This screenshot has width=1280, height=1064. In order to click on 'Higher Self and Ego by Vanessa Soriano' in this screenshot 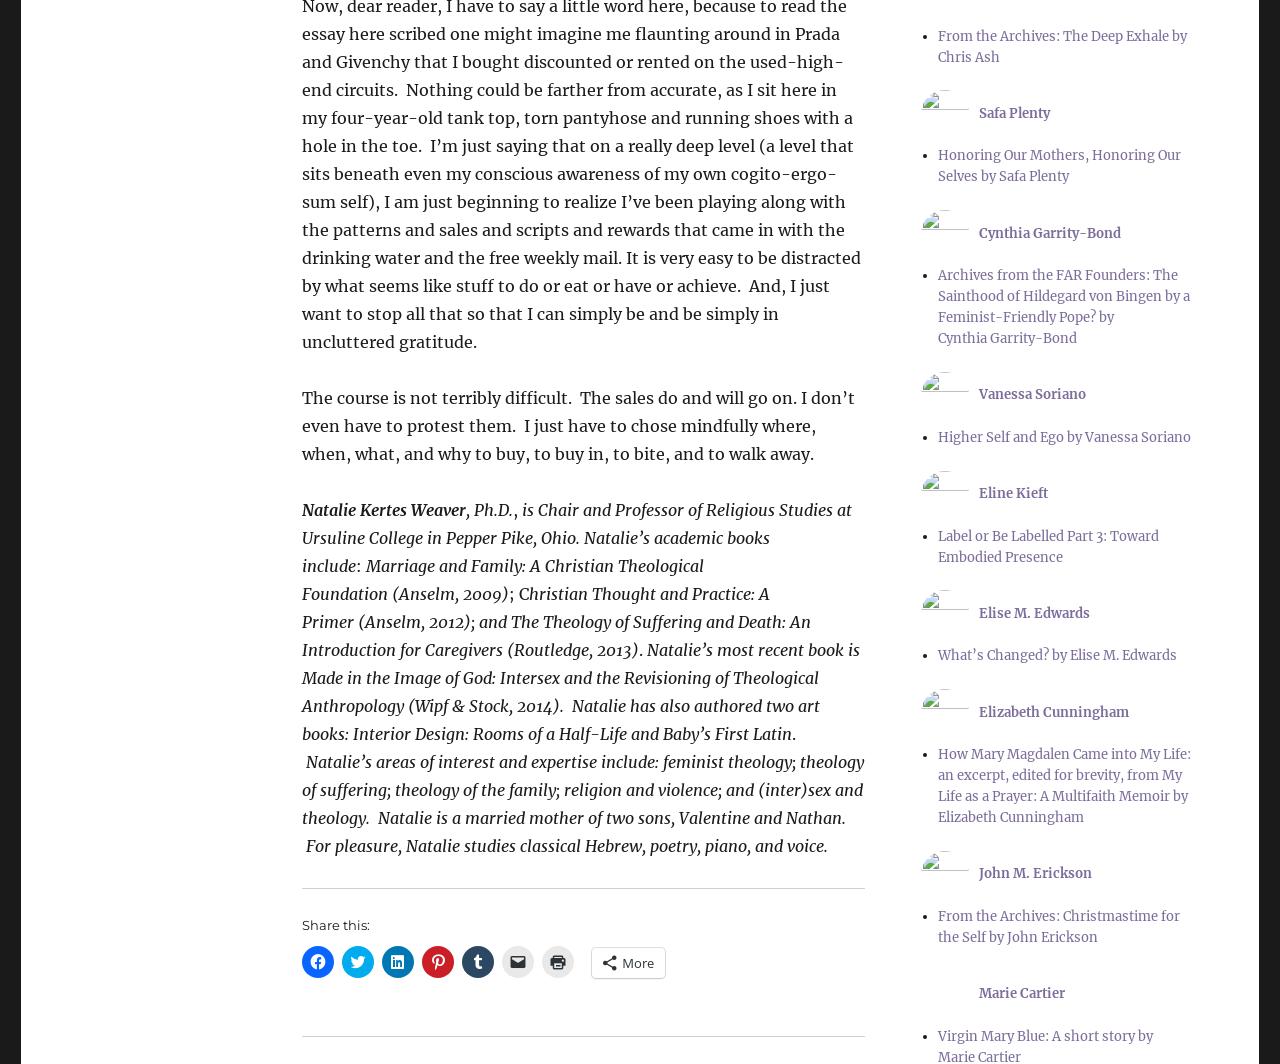, I will do `click(1062, 436)`.